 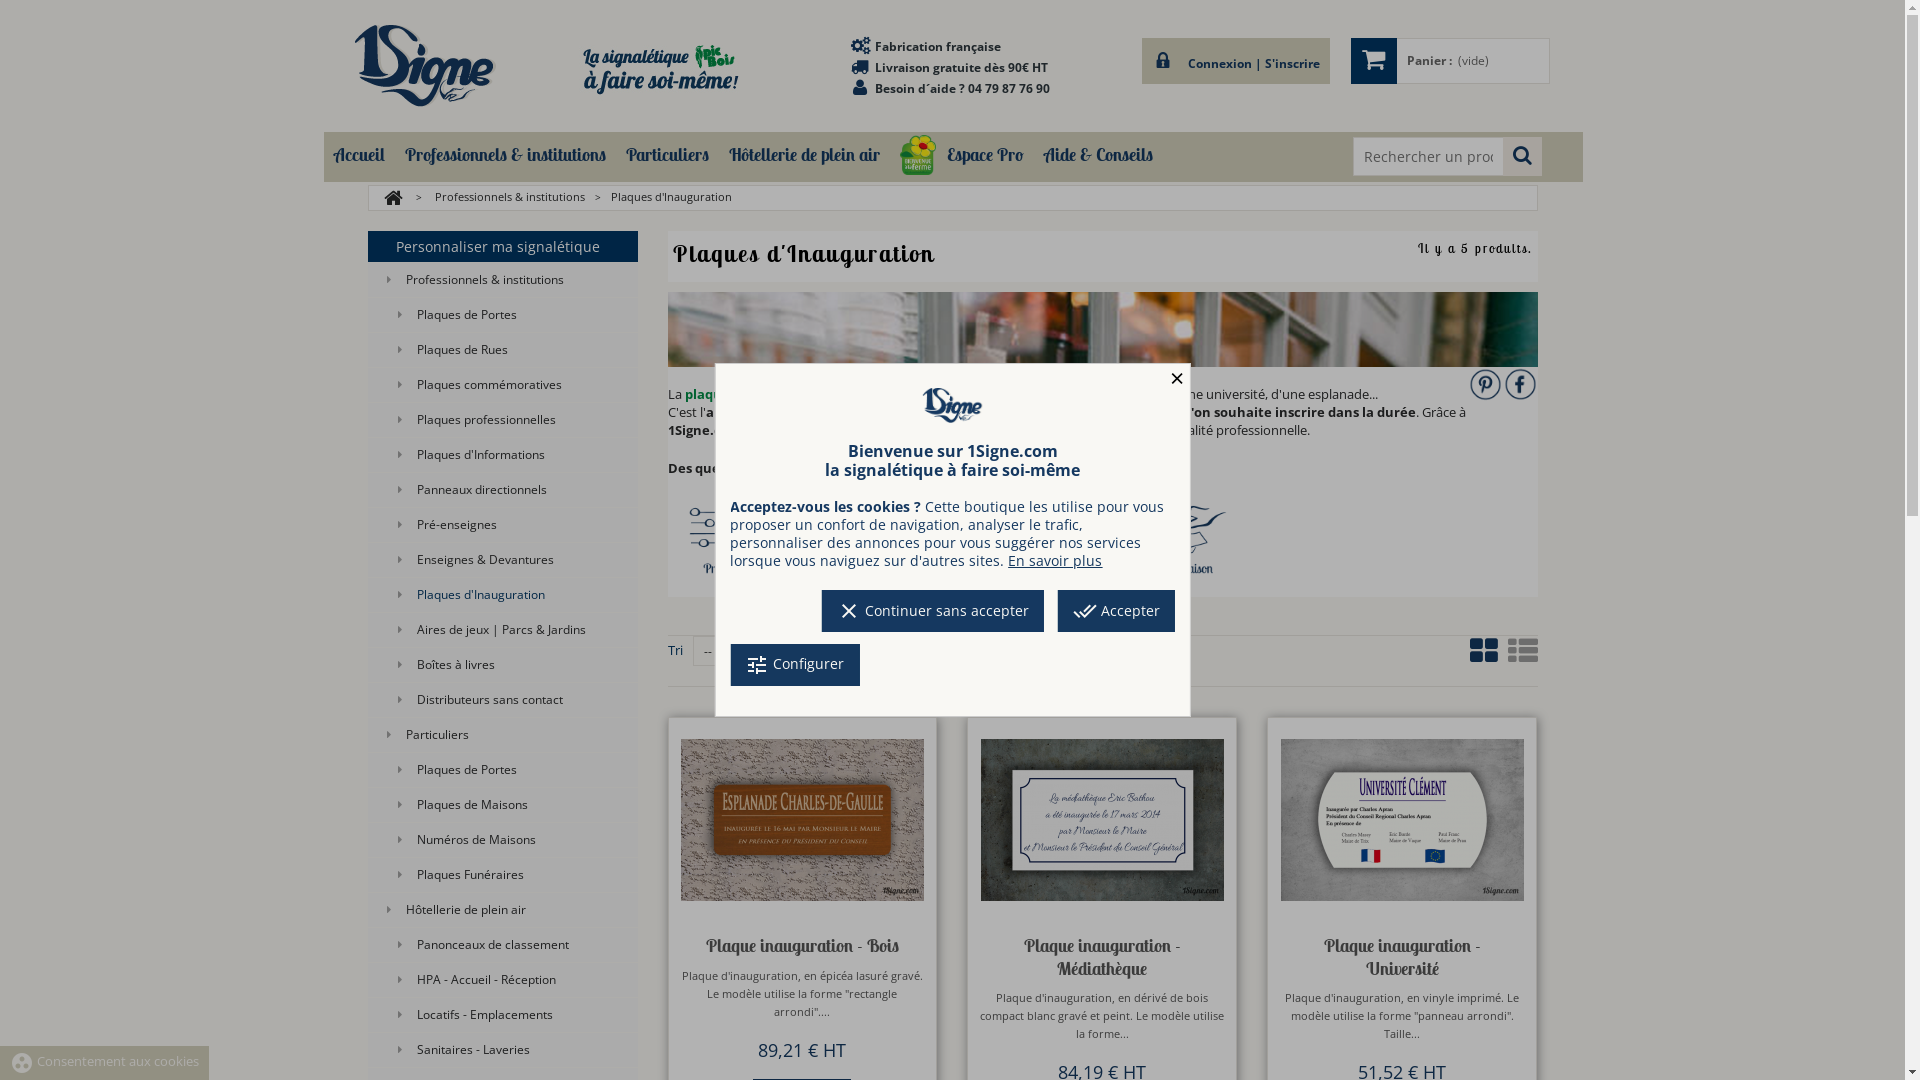 I want to click on 'Panier :, so click(x=1450, y=60).